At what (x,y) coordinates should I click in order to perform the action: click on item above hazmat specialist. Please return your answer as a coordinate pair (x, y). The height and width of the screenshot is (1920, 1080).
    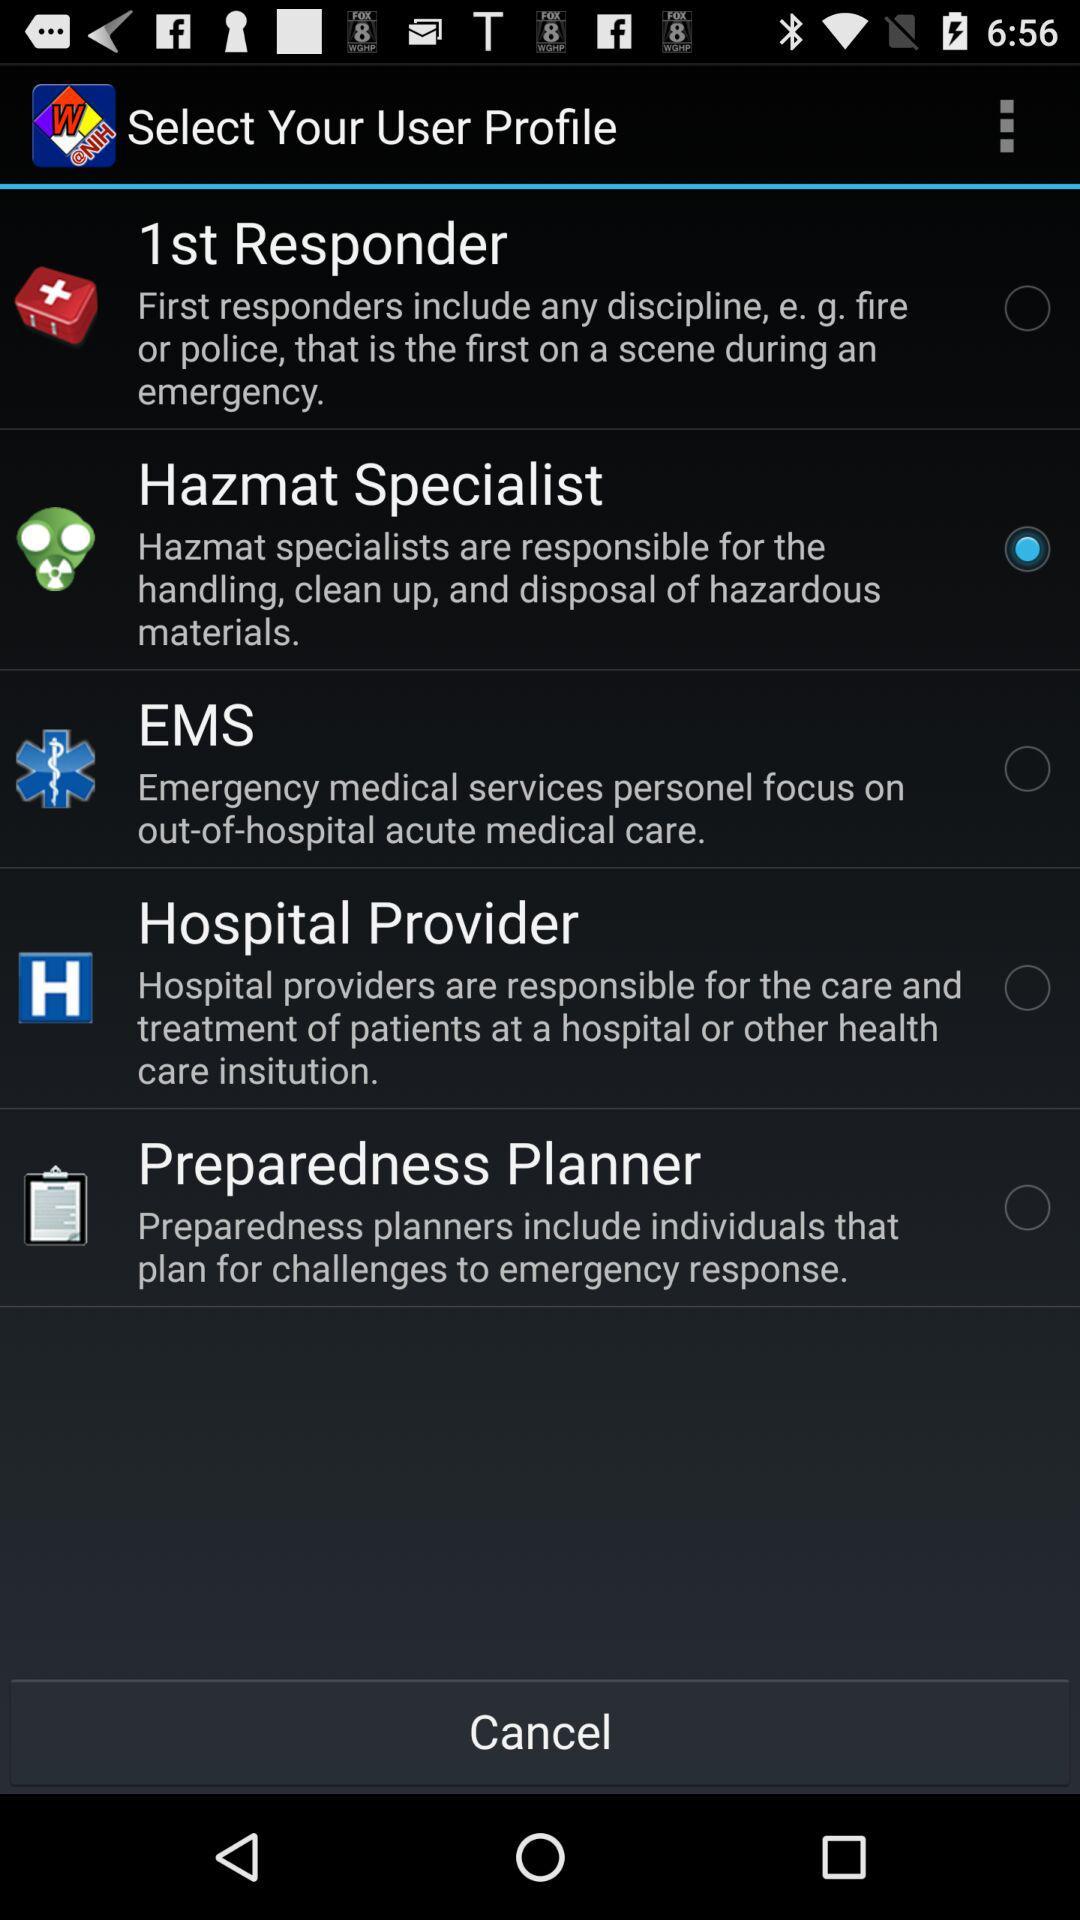
    Looking at the image, I should click on (554, 347).